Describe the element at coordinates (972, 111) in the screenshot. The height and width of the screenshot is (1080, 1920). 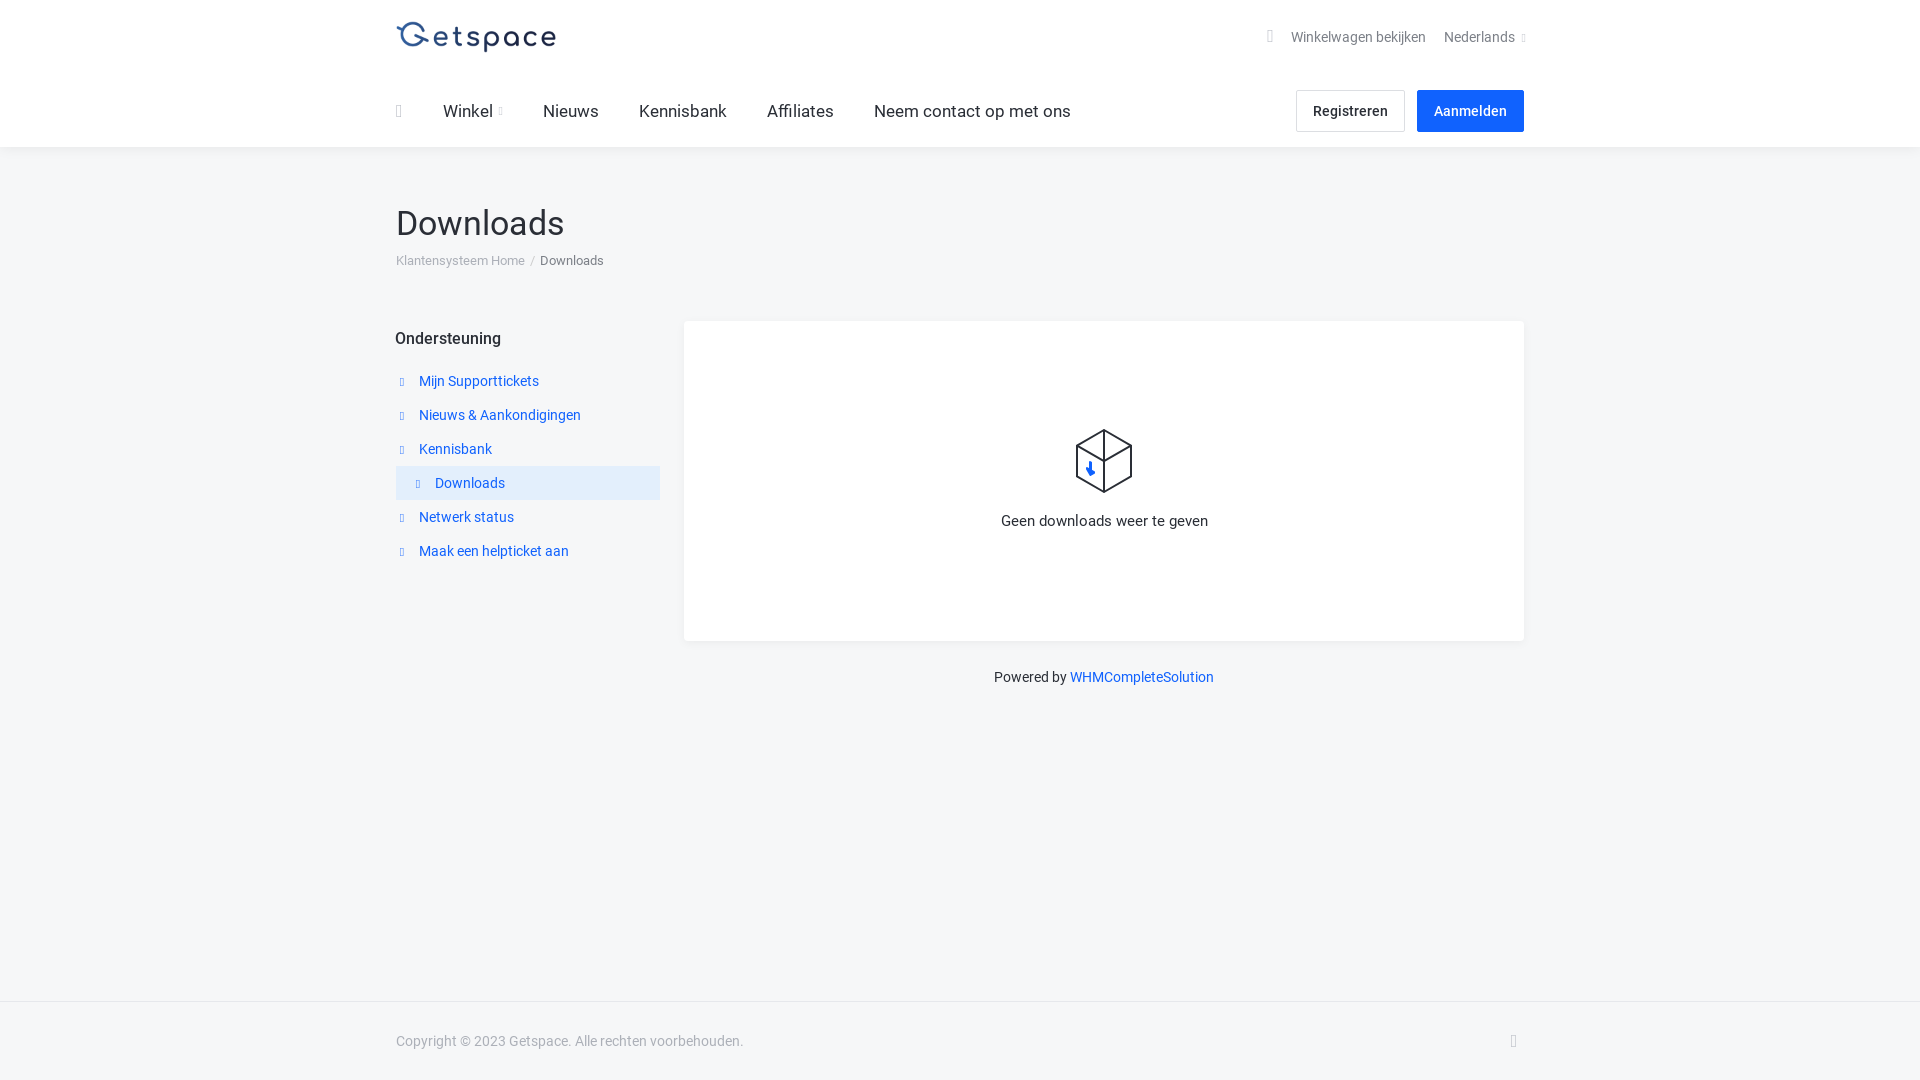
I see `'Neem contact op met ons'` at that location.